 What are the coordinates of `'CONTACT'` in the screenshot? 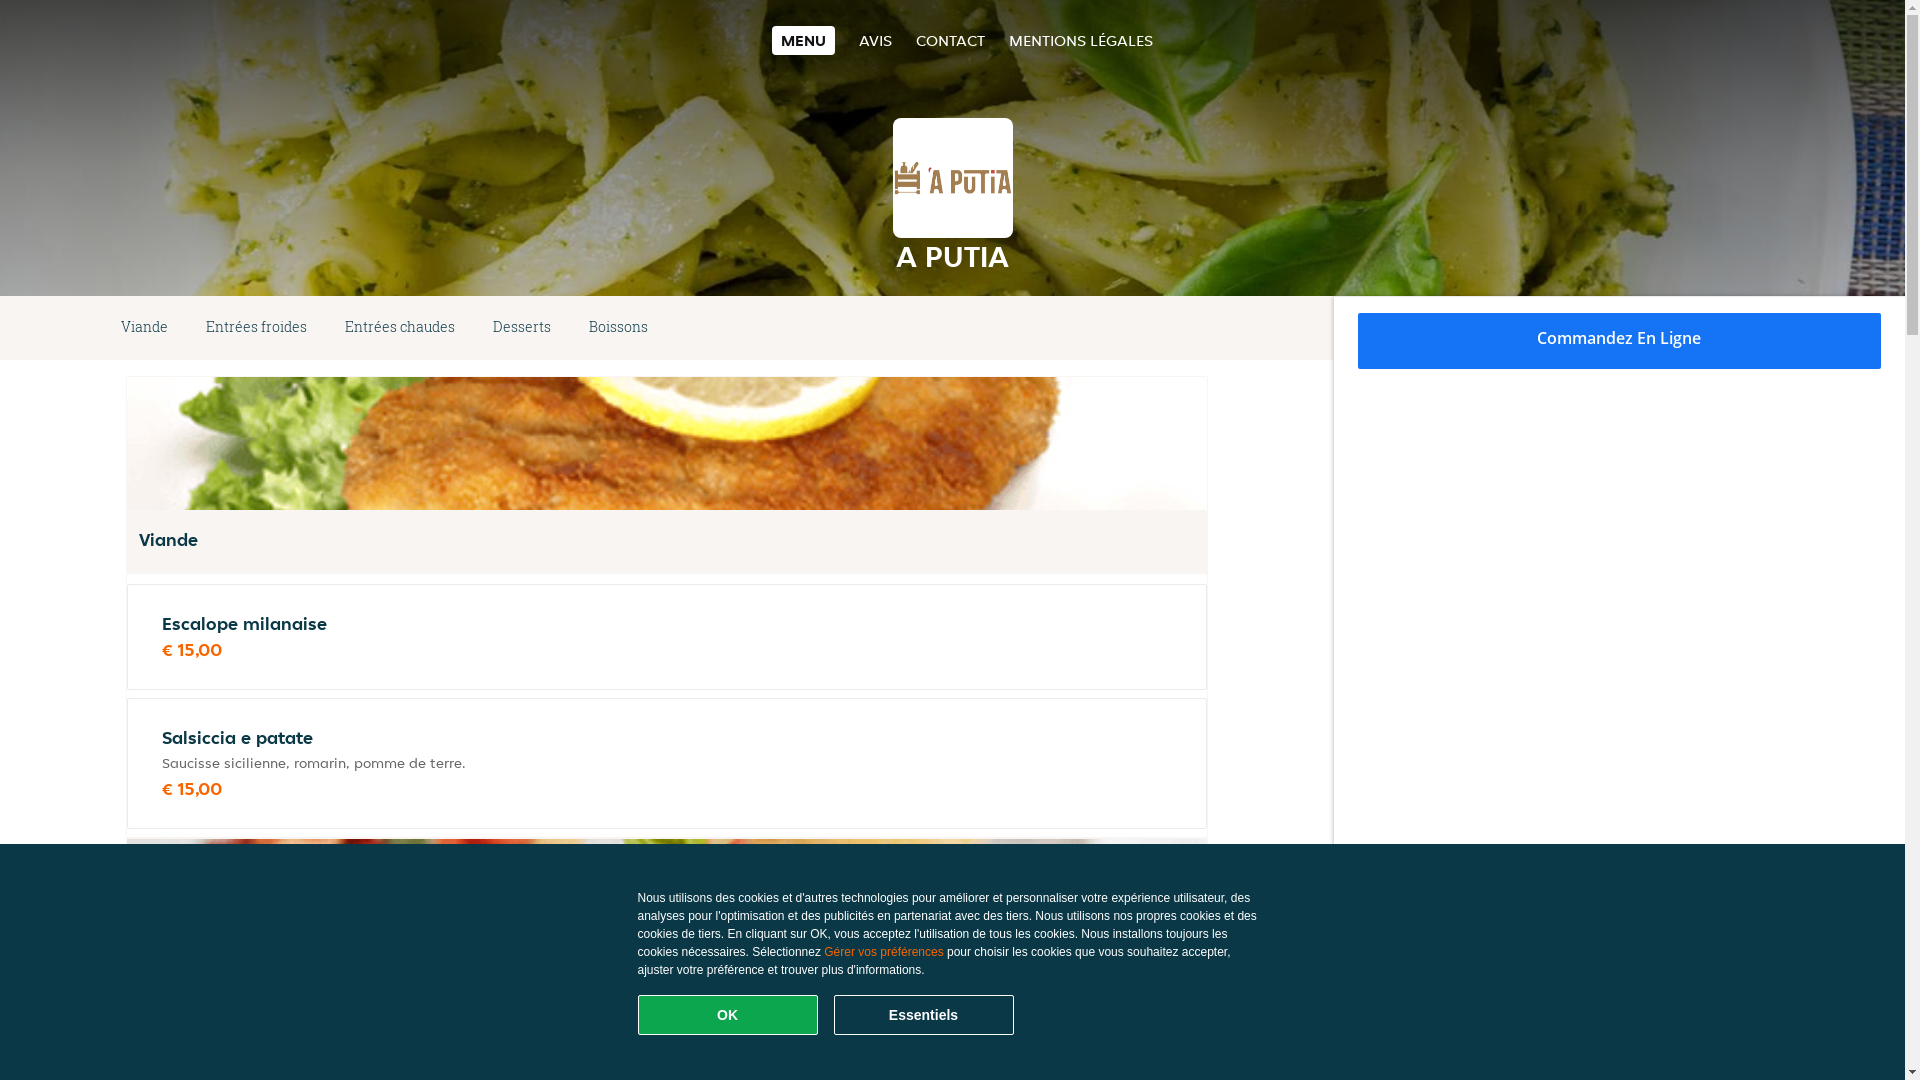 It's located at (915, 40).